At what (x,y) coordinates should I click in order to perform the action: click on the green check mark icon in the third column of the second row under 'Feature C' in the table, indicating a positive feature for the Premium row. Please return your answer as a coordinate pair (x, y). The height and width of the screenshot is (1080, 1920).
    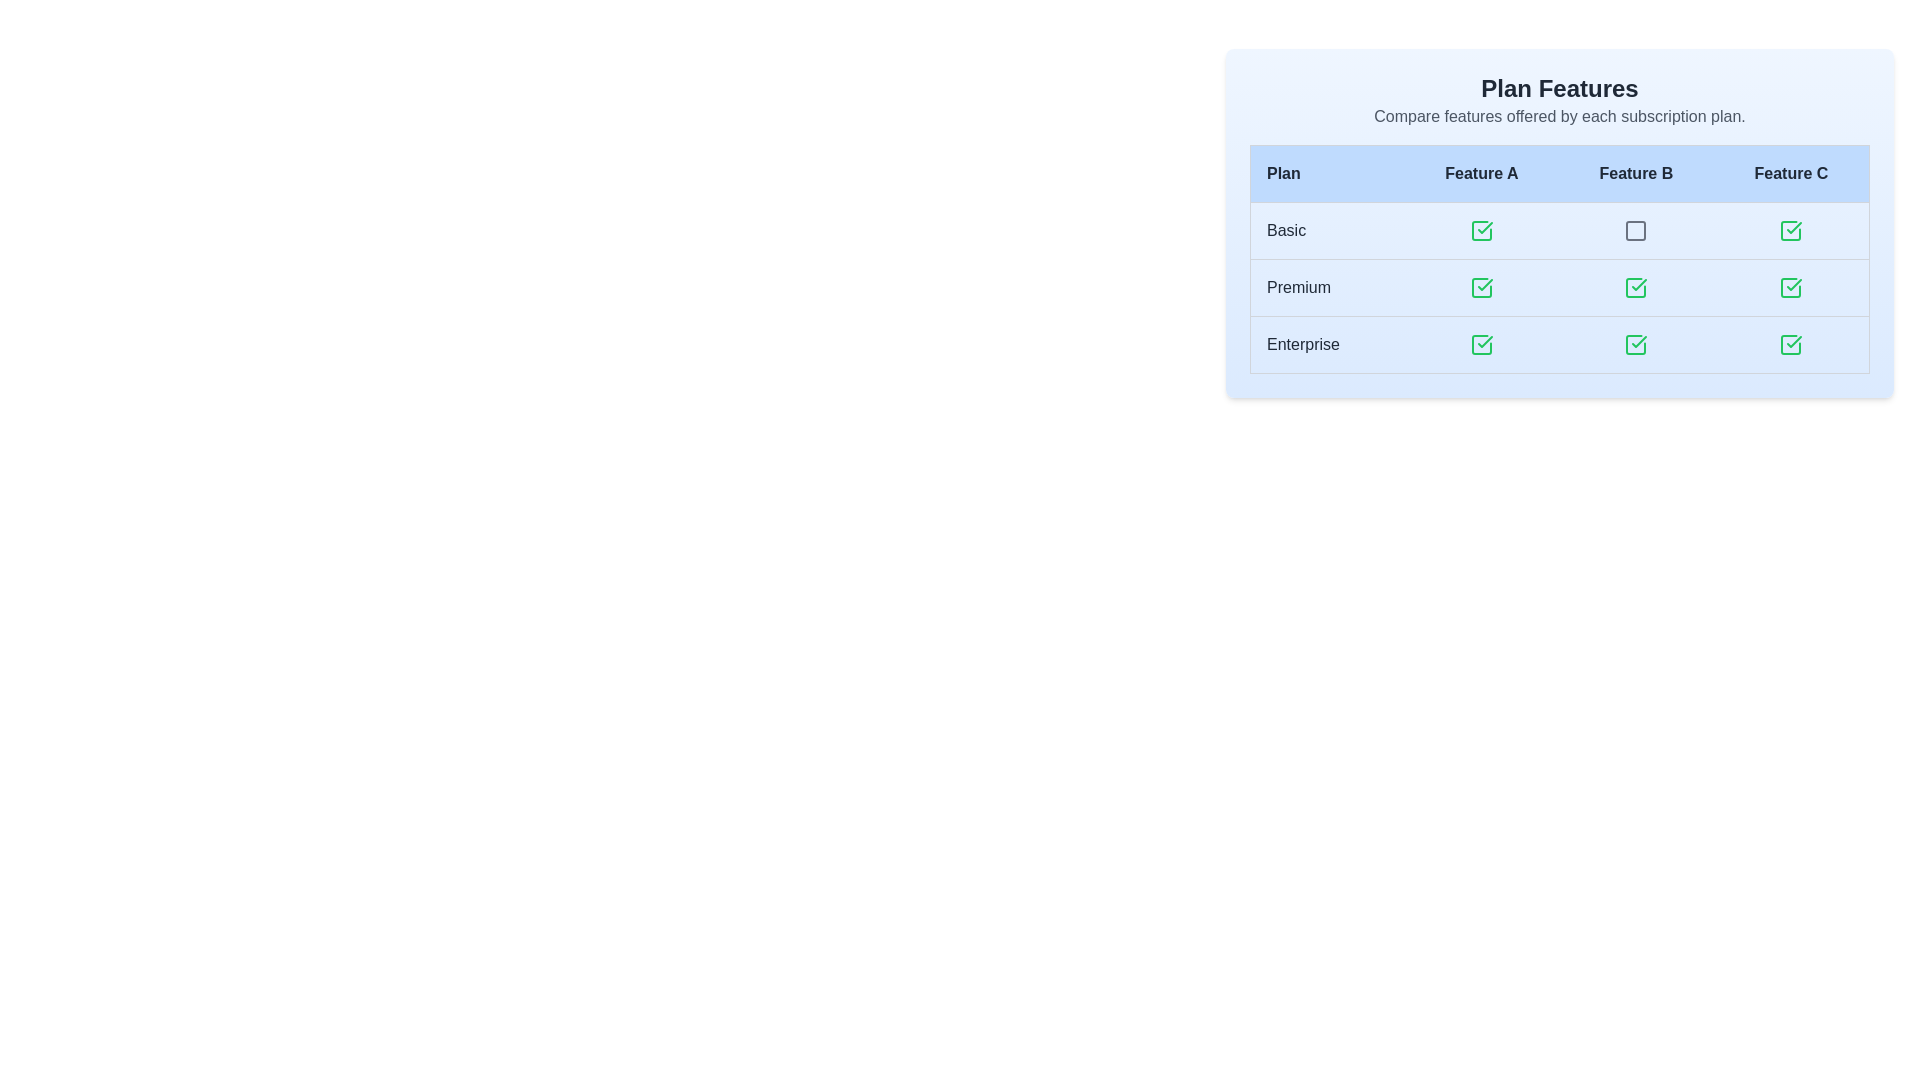
    Looking at the image, I should click on (1791, 288).